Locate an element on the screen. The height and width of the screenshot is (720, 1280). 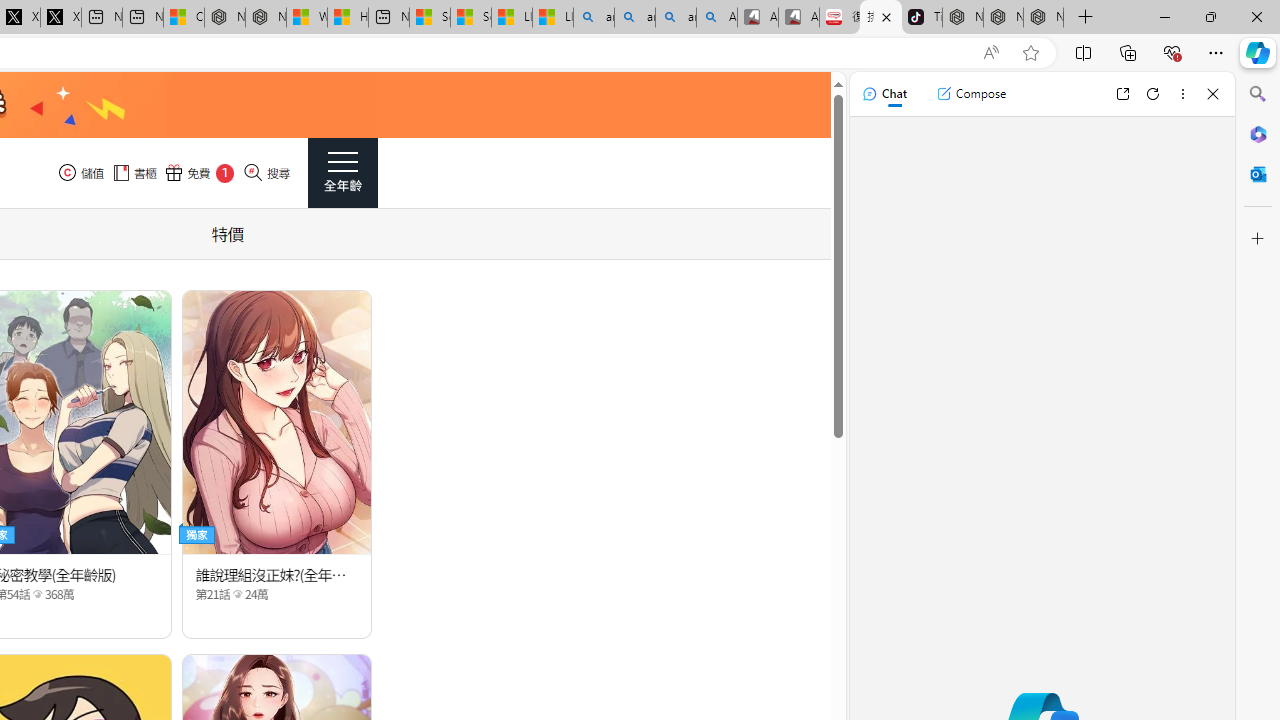
'Nordace Siena Pro 15 Backpack' is located at coordinates (1003, 17).